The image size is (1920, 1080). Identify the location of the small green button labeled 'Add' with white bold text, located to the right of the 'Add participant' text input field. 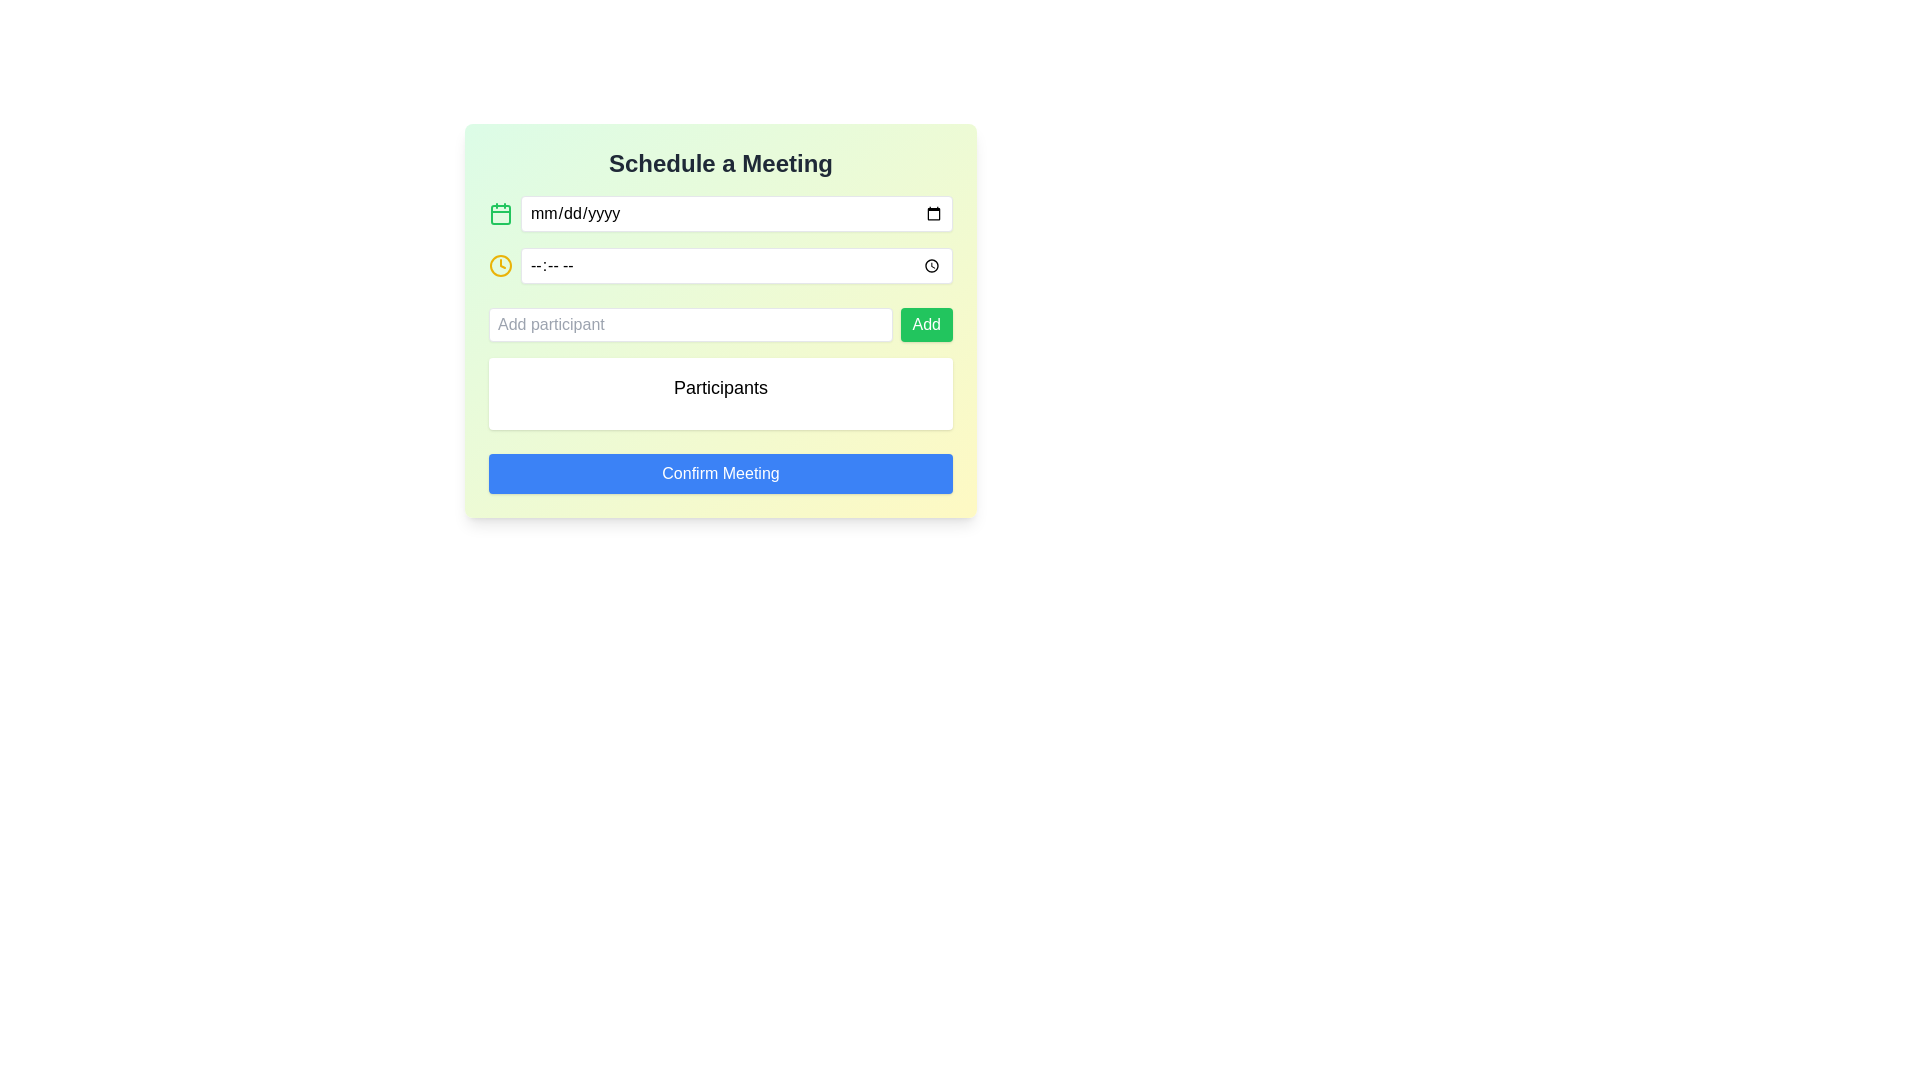
(925, 323).